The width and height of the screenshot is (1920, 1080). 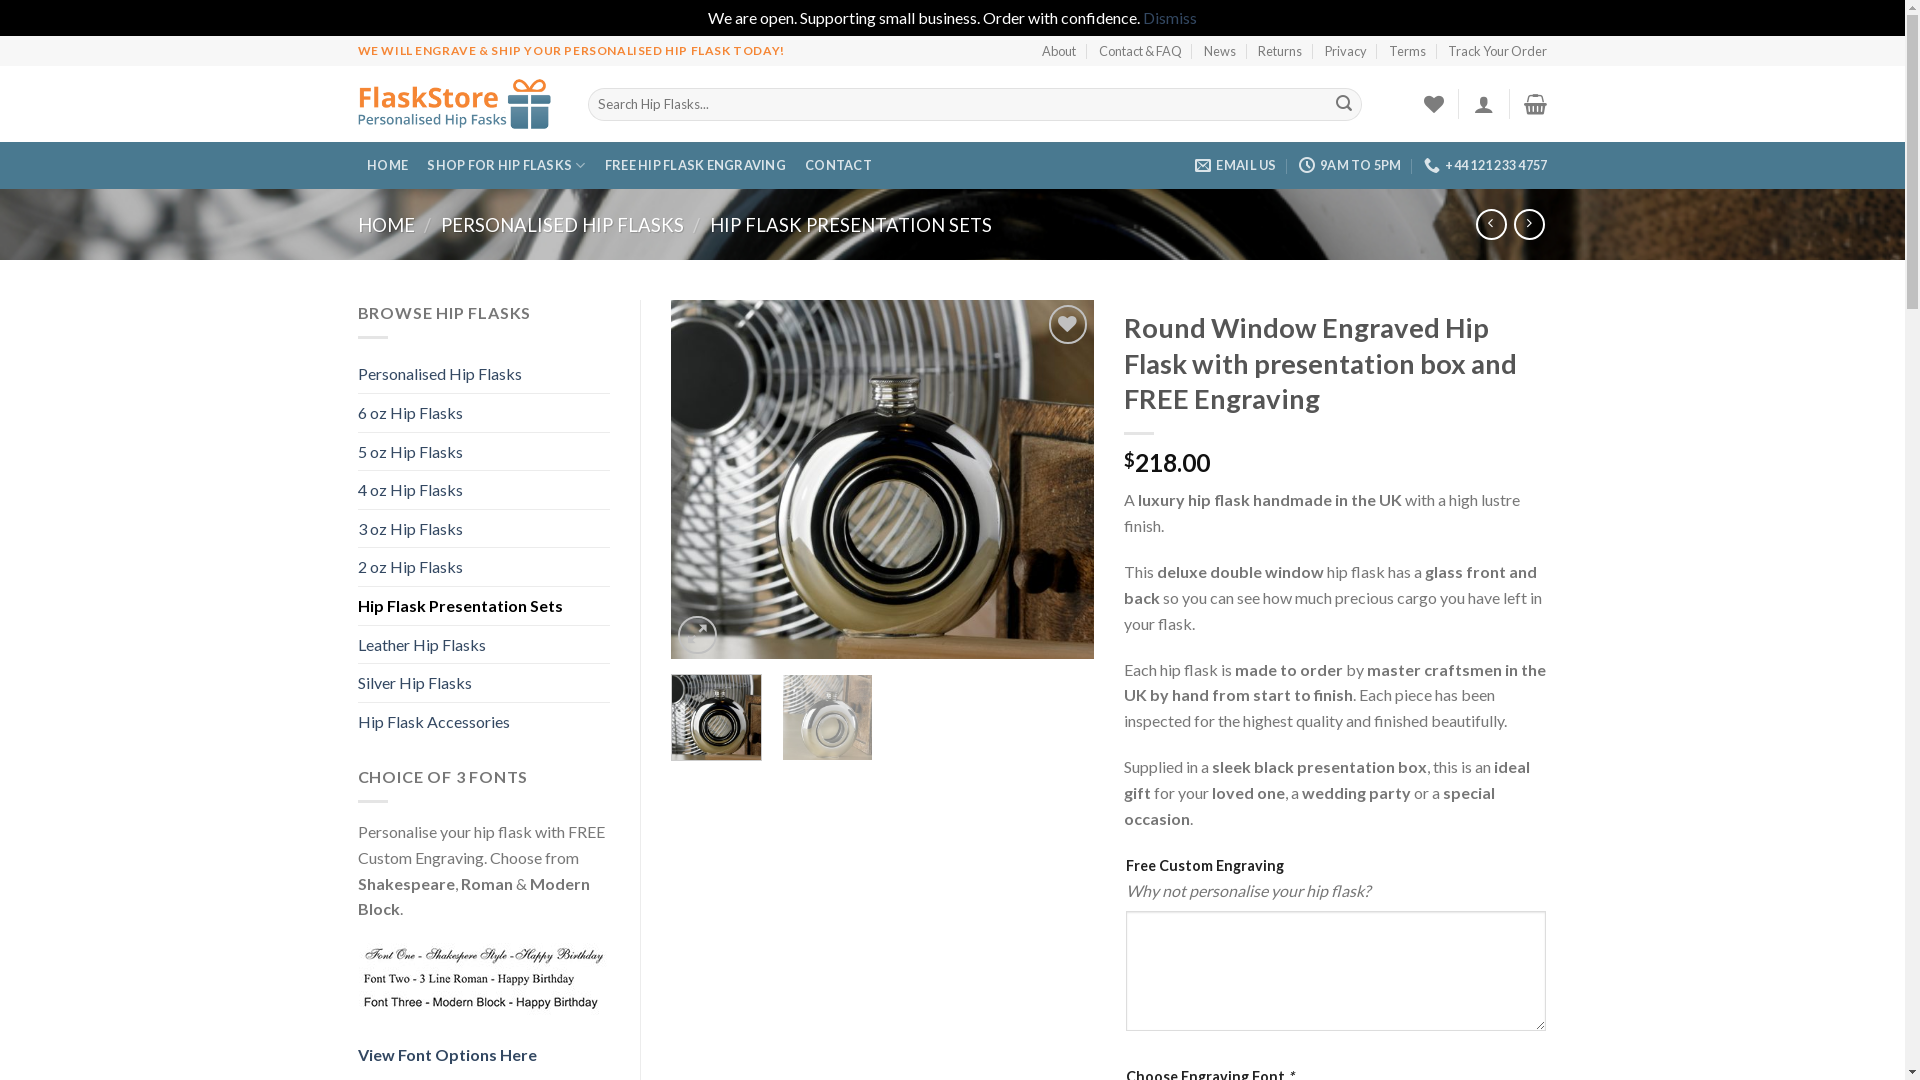 What do you see at coordinates (1098, 49) in the screenshot?
I see `'Contact & FAQ'` at bounding box center [1098, 49].